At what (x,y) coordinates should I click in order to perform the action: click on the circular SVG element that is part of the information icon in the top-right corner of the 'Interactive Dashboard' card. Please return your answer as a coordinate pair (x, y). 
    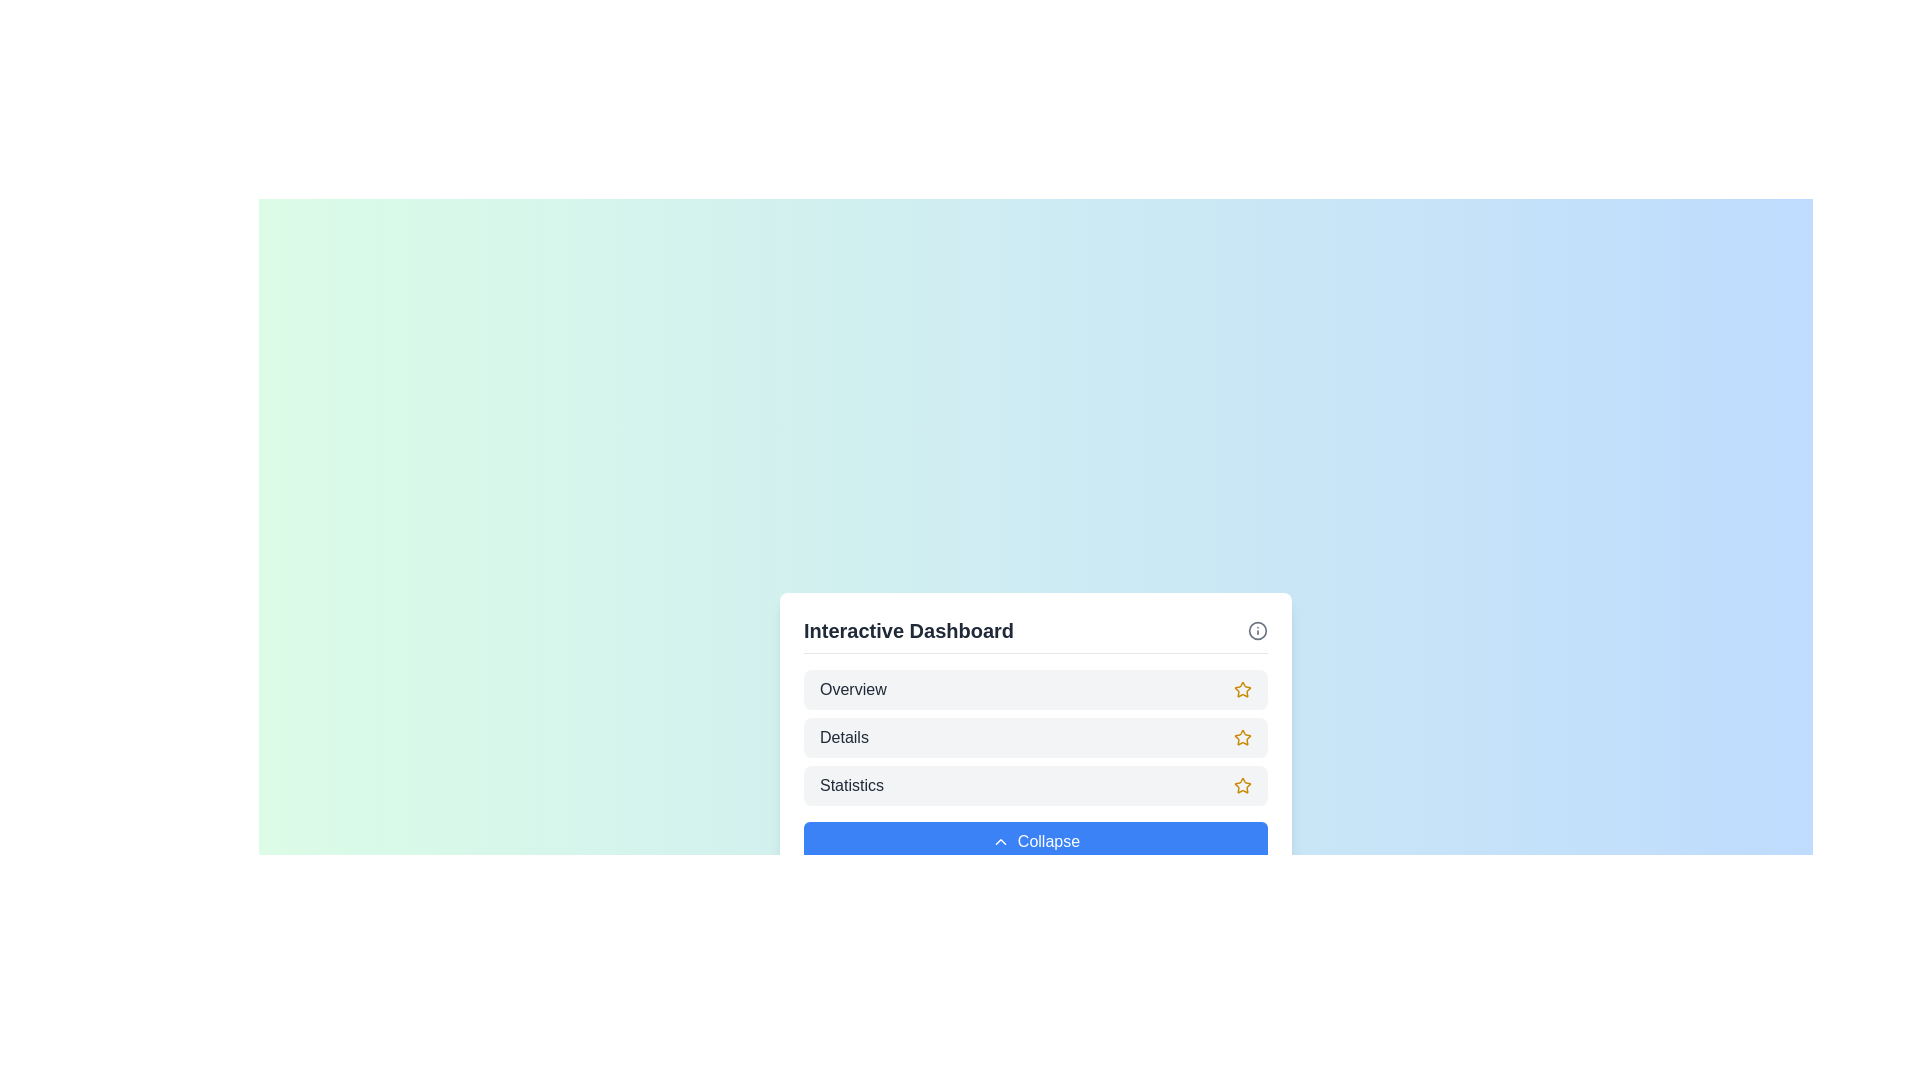
    Looking at the image, I should click on (1256, 630).